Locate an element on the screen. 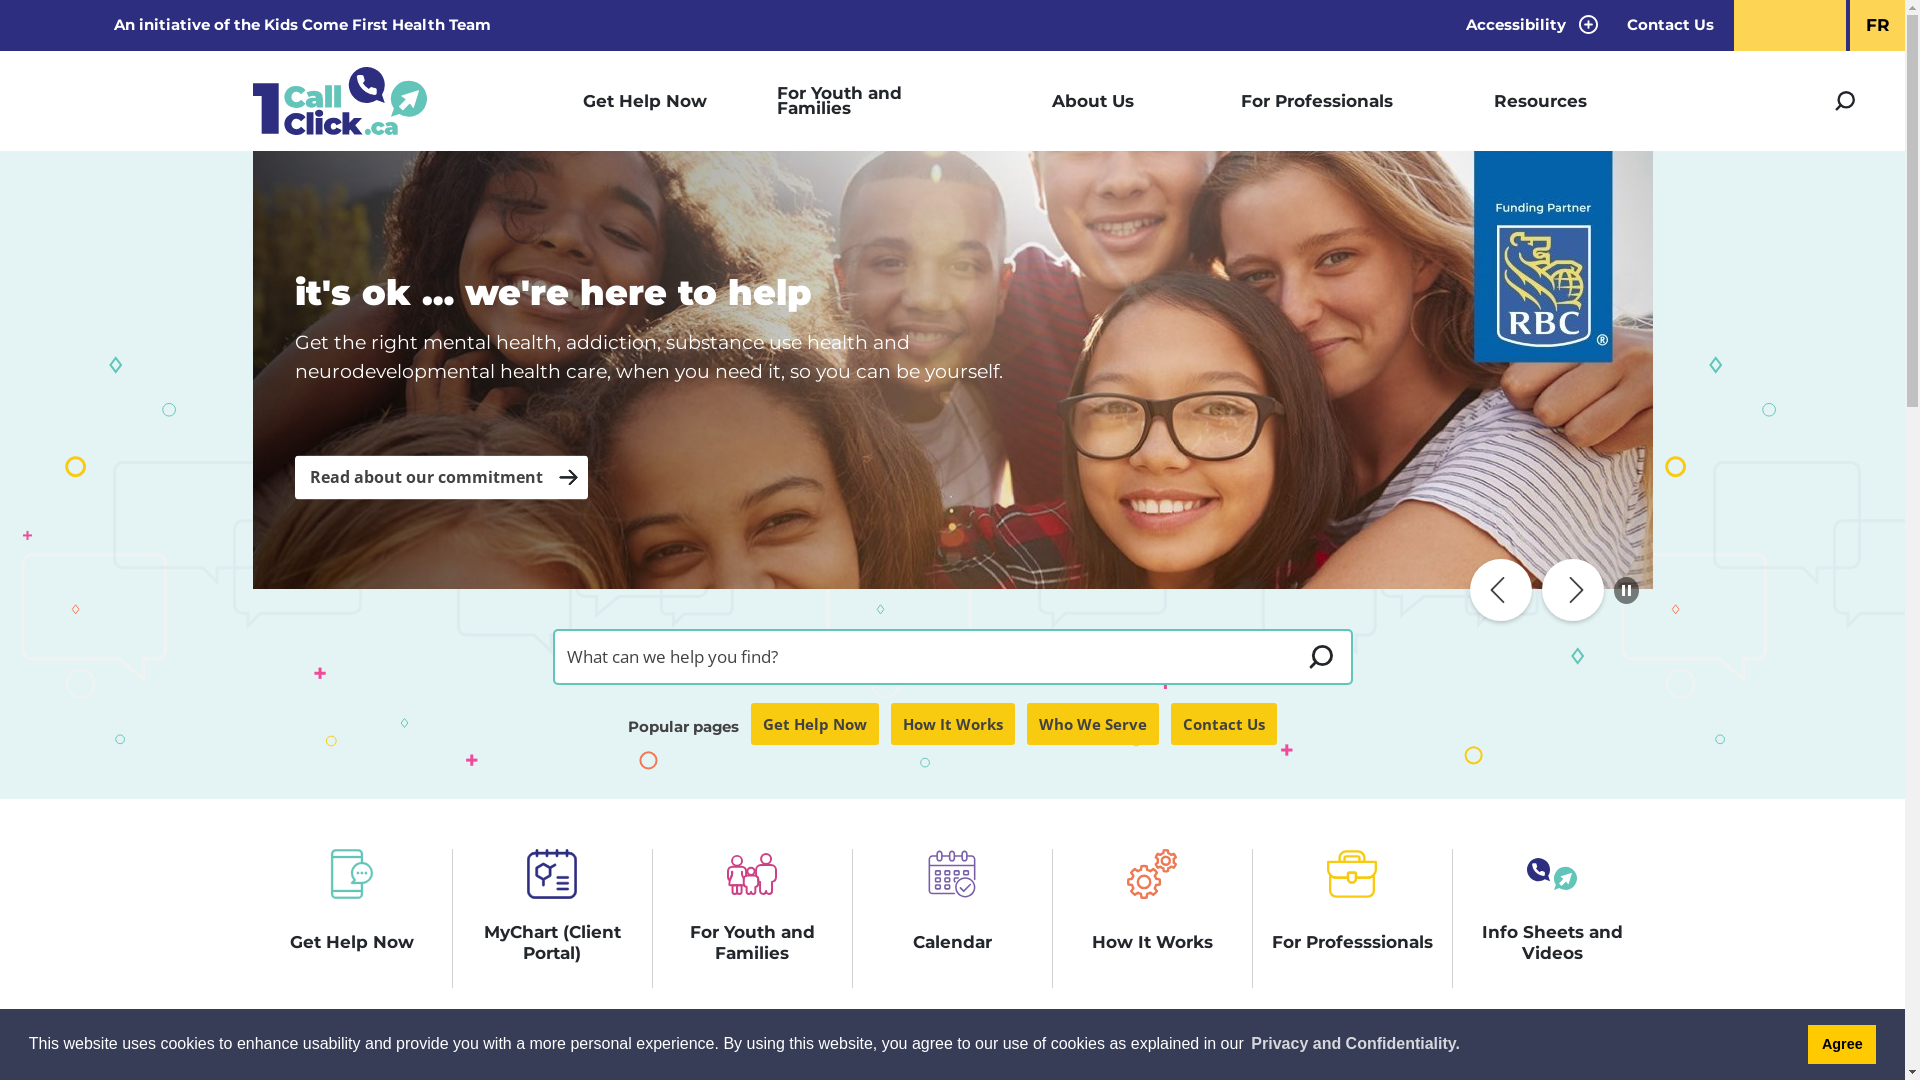  'Accessibility' is located at coordinates (1526, 25).